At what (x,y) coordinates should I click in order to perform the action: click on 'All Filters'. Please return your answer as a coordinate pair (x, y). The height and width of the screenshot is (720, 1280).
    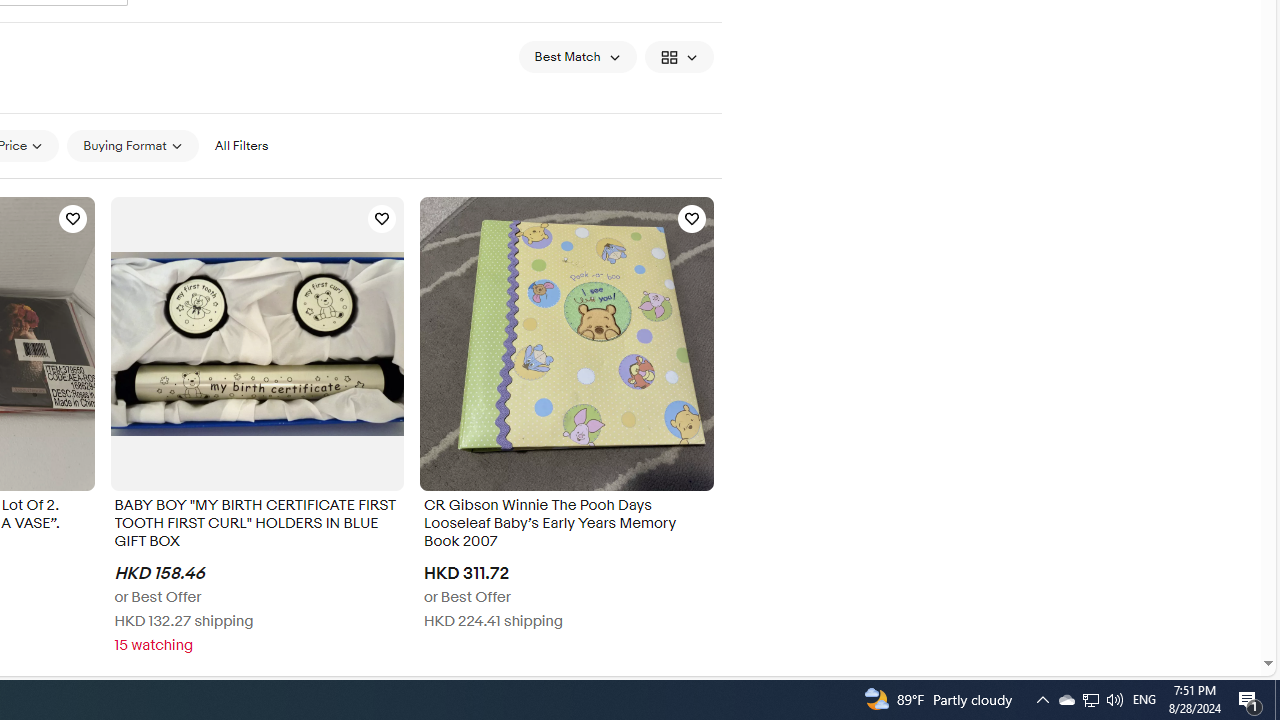
    Looking at the image, I should click on (240, 145).